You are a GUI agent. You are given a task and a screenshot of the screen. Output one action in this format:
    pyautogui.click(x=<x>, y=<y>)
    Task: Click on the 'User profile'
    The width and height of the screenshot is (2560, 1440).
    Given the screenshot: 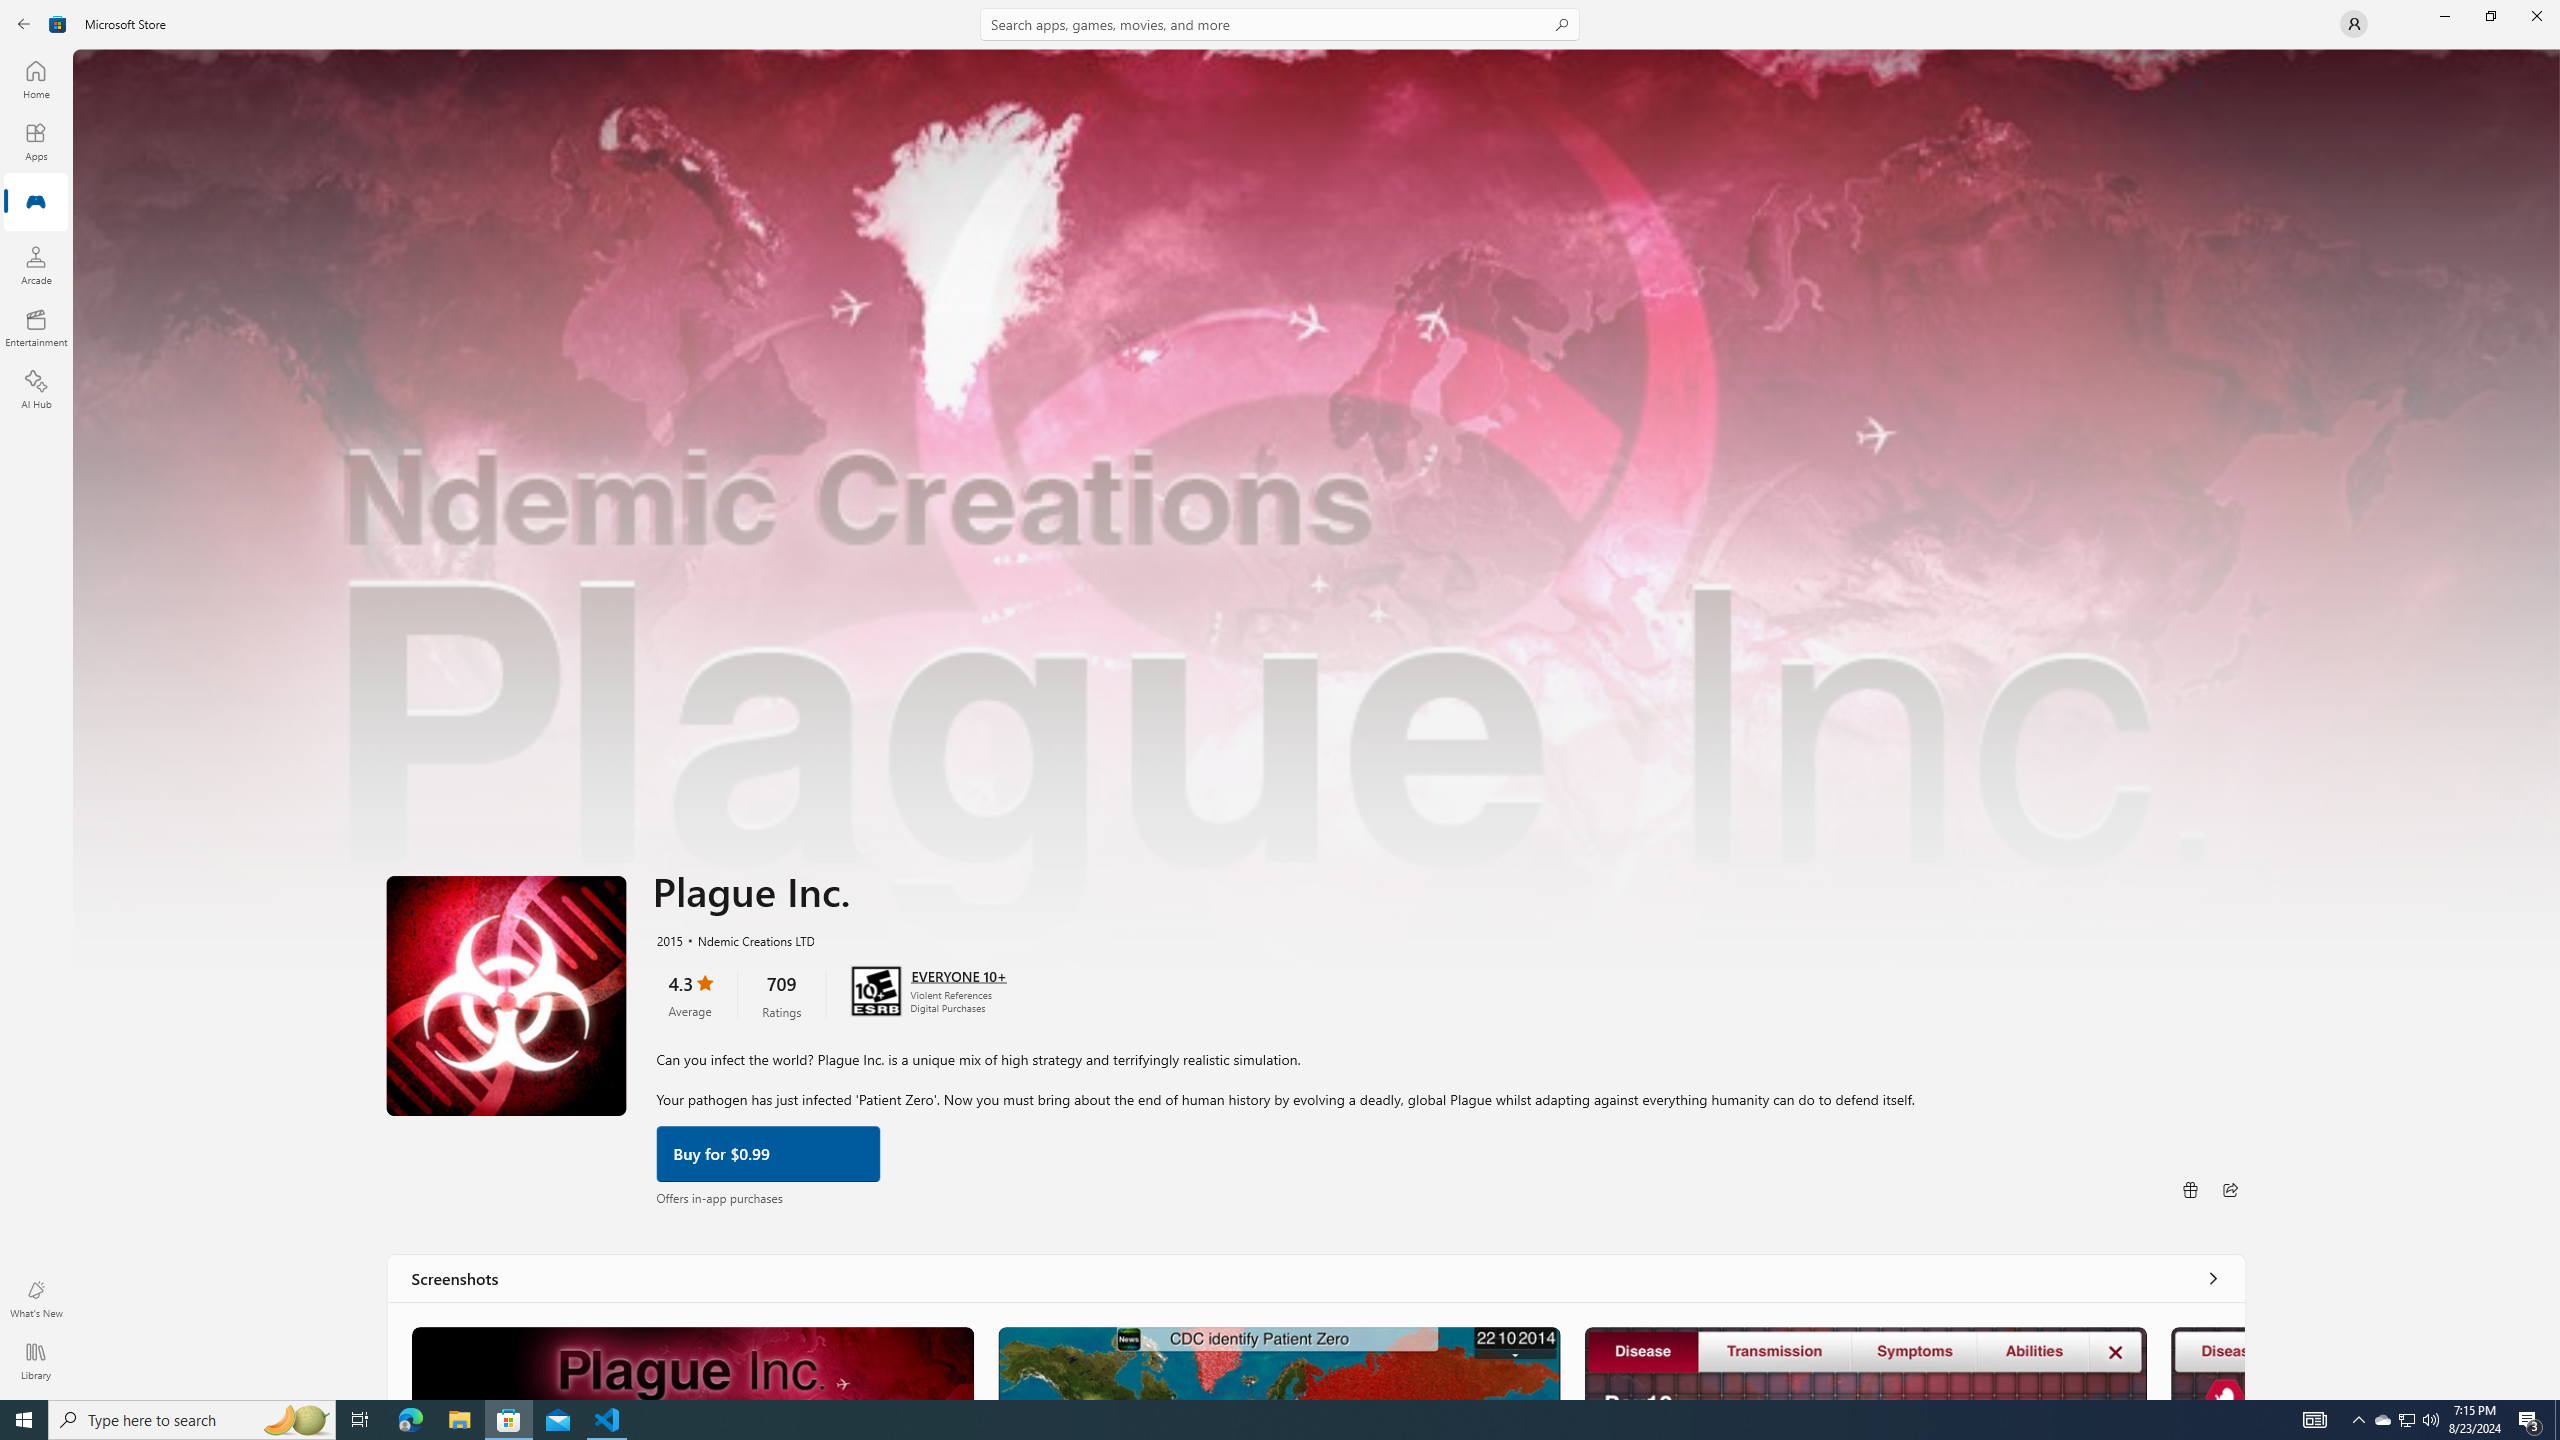 What is the action you would take?
    pyautogui.click(x=2352, y=22)
    